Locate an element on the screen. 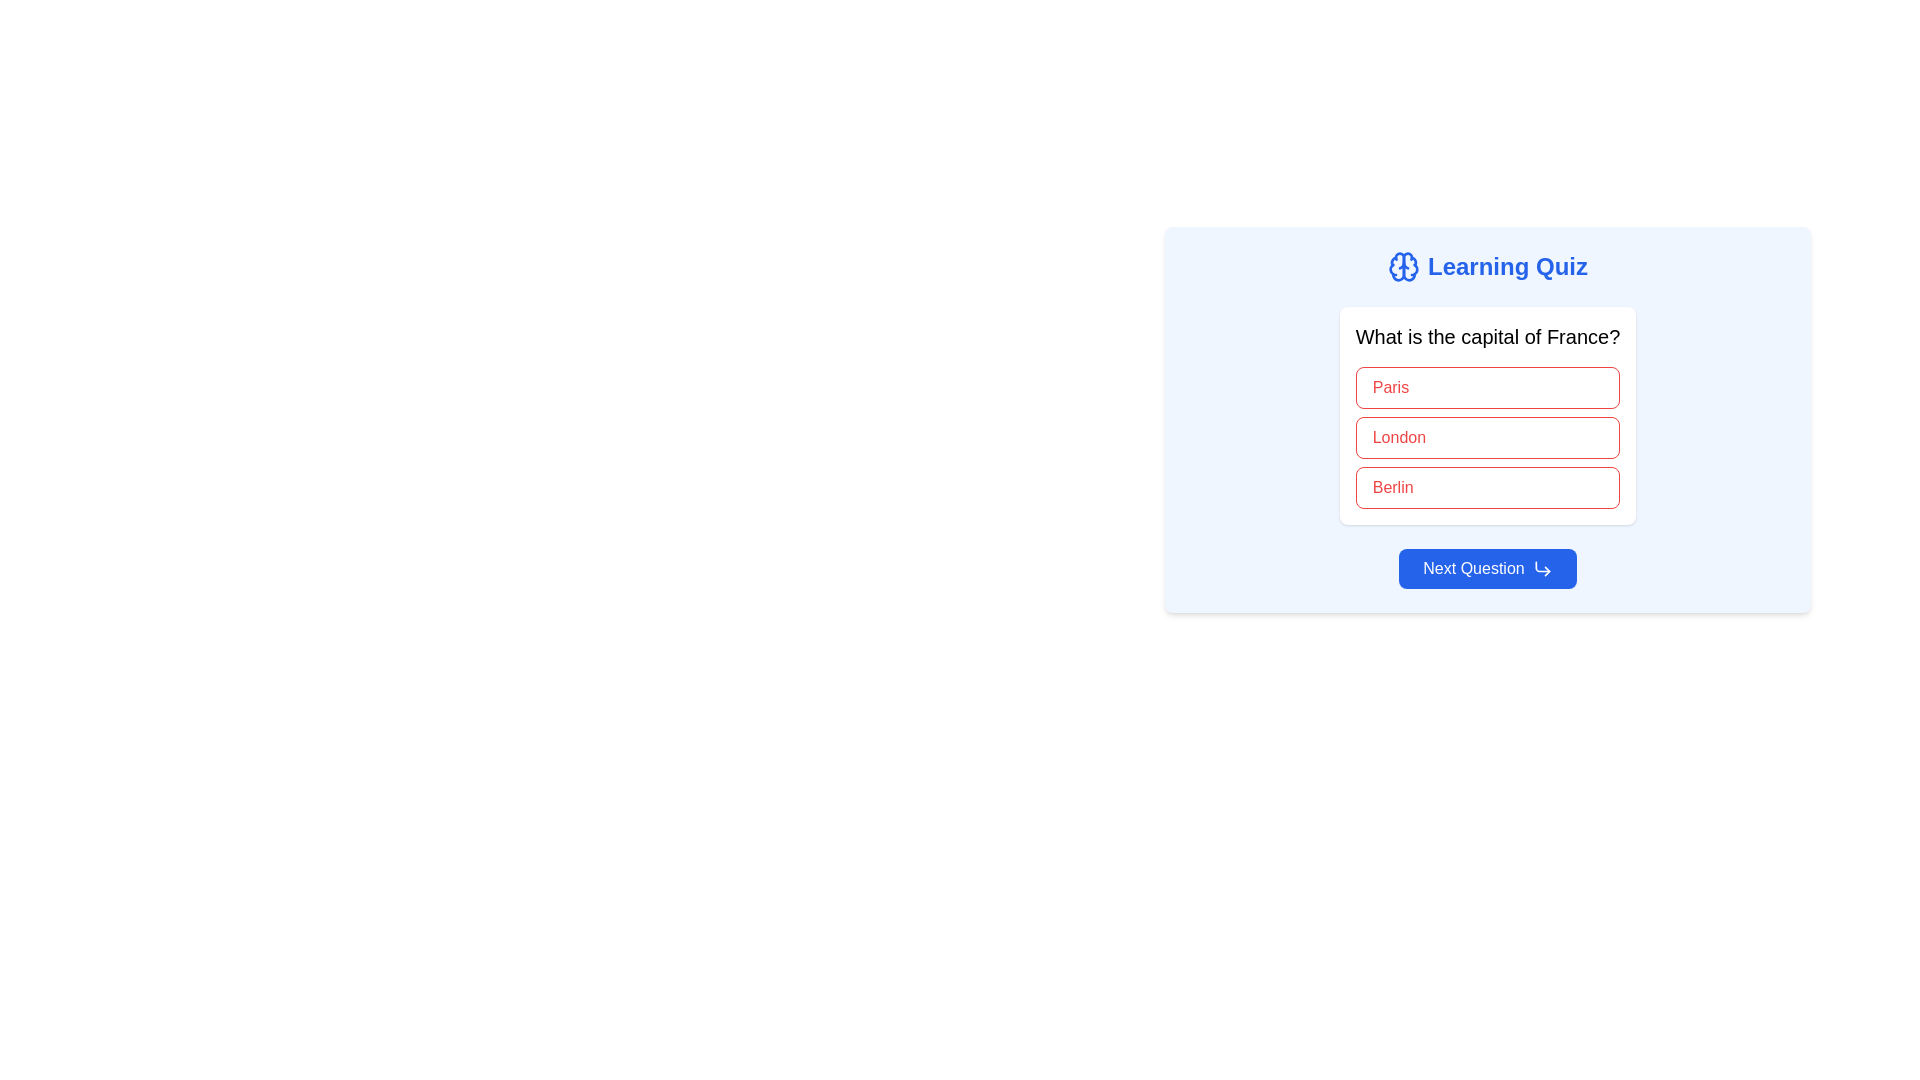 Image resolution: width=1920 pixels, height=1080 pixels. the blue 'Next Question' button with white text and an arrow icon, located at the bottom of the card layout to proceed to the next question is located at coordinates (1488, 569).